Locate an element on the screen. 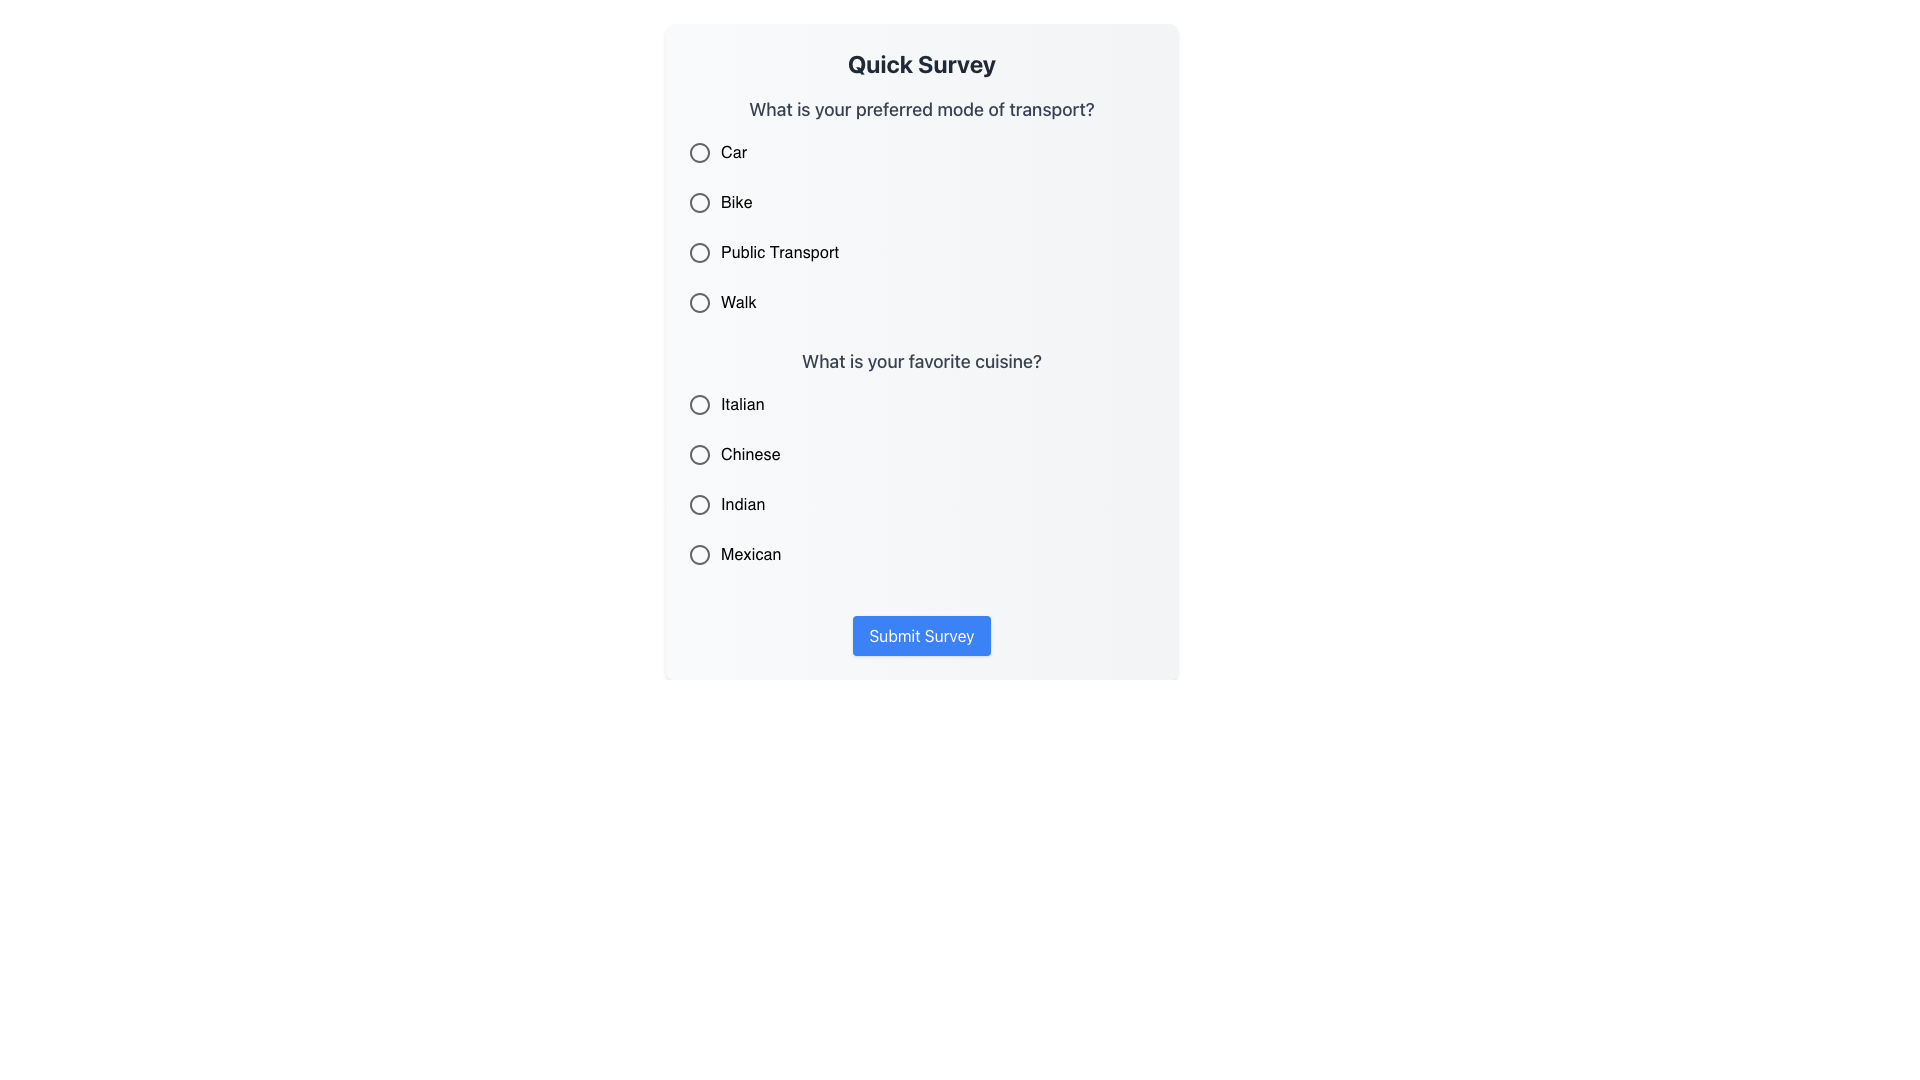 The height and width of the screenshot is (1080, 1920). the selected radio button labeled 'Italian' is located at coordinates (700, 405).